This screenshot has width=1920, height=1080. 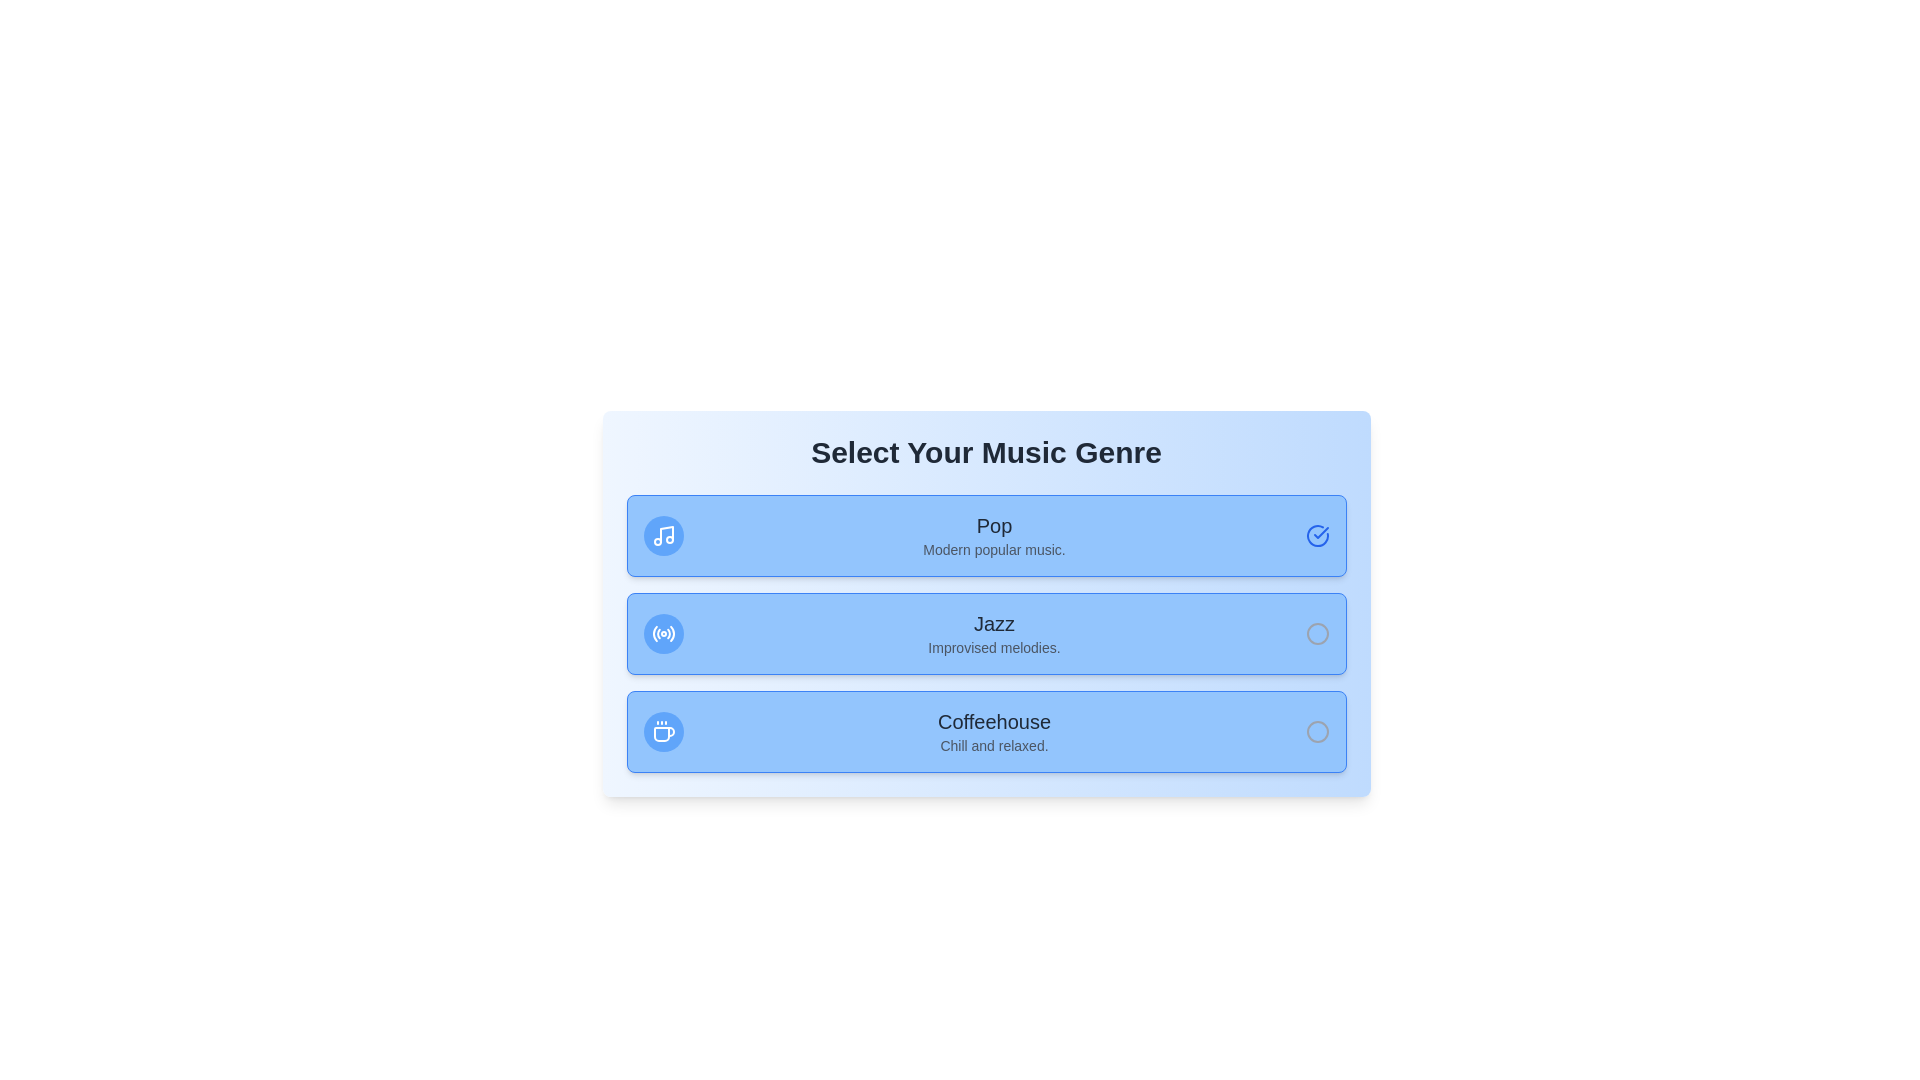 What do you see at coordinates (663, 733) in the screenshot?
I see `the lower-most icon representing the 'Coffeehouse' option in the list` at bounding box center [663, 733].